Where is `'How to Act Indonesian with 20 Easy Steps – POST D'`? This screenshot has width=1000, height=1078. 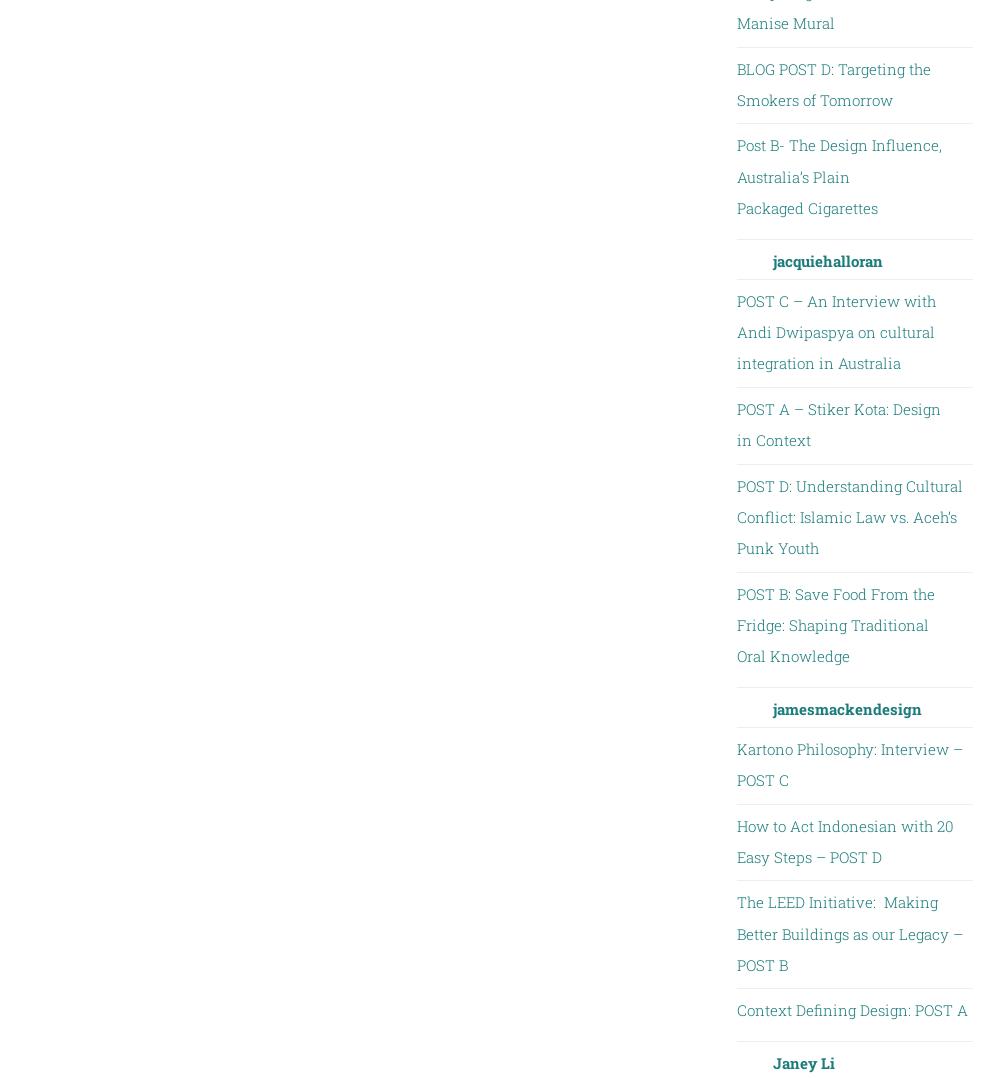
'How to Act Indonesian with 20 Easy Steps – POST D' is located at coordinates (735, 840).